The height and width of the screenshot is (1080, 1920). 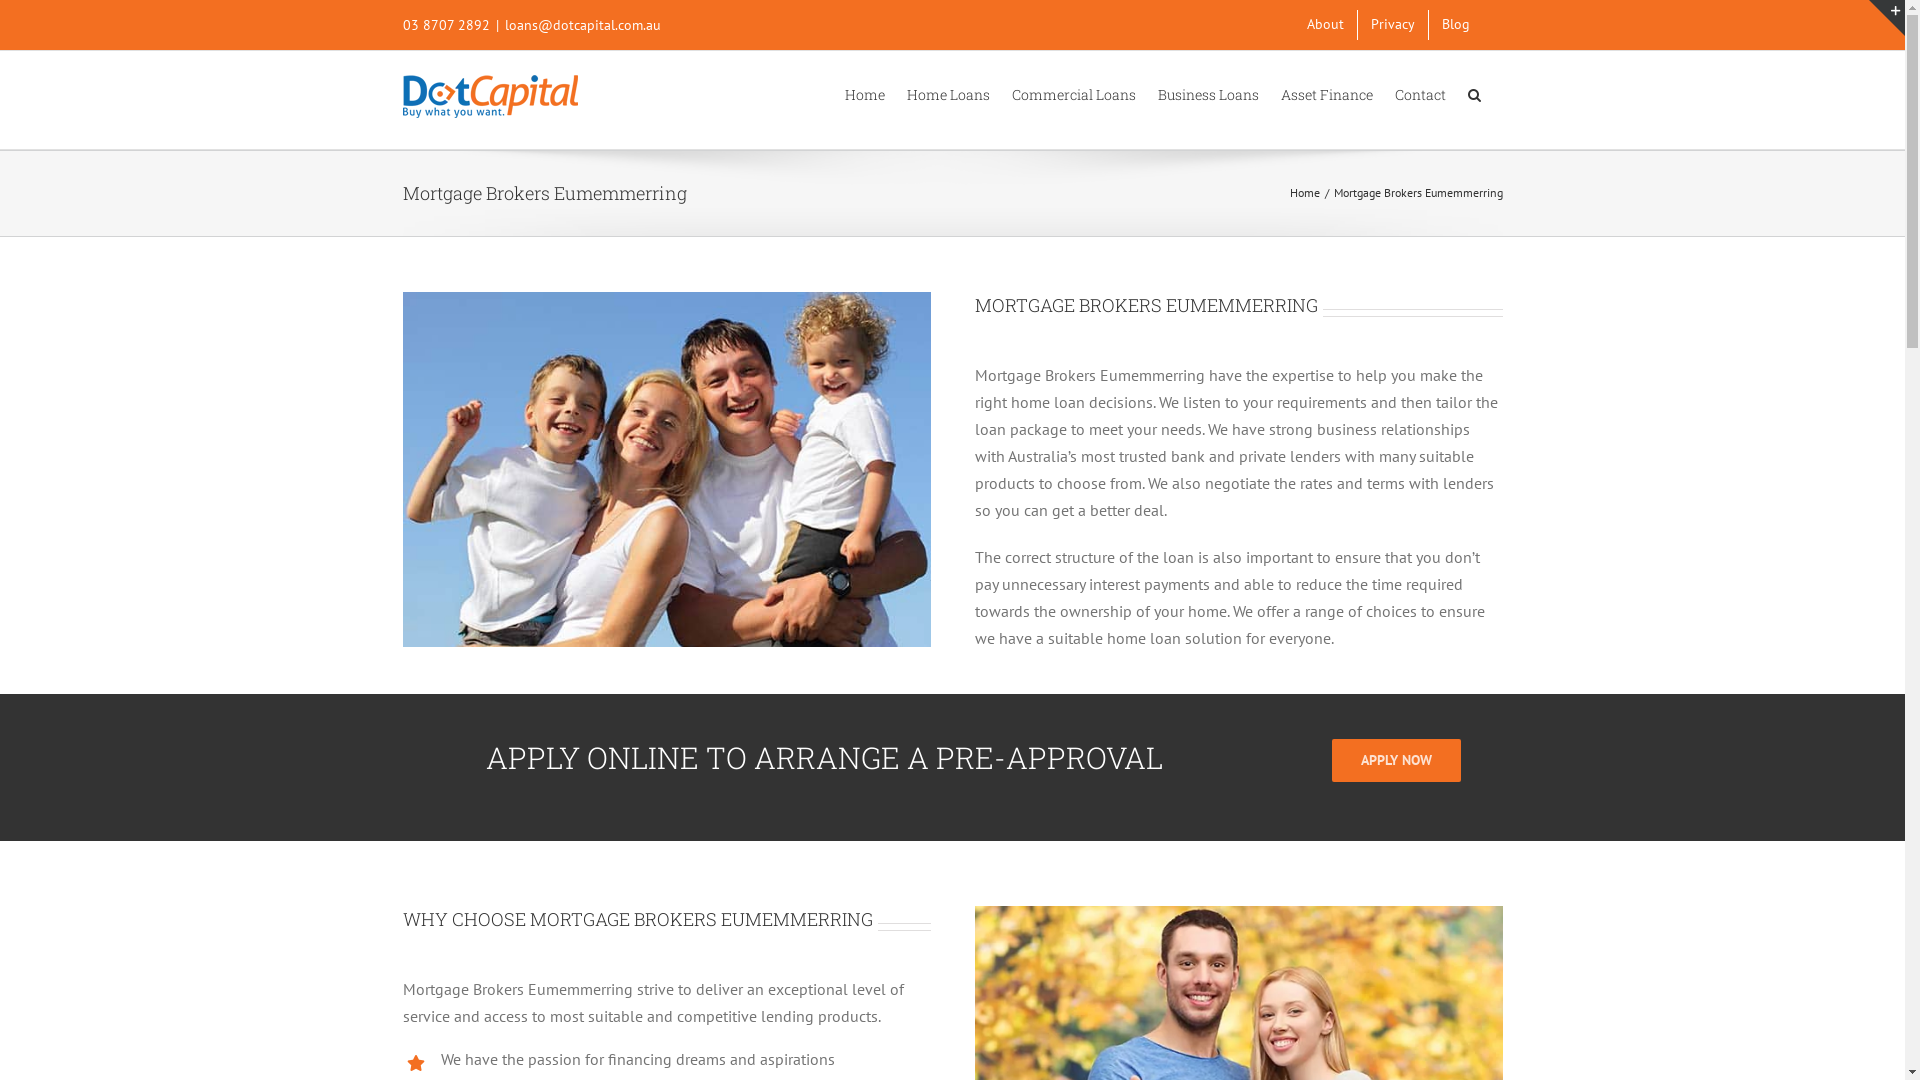 I want to click on 'Asset Finance', so click(x=1325, y=92).